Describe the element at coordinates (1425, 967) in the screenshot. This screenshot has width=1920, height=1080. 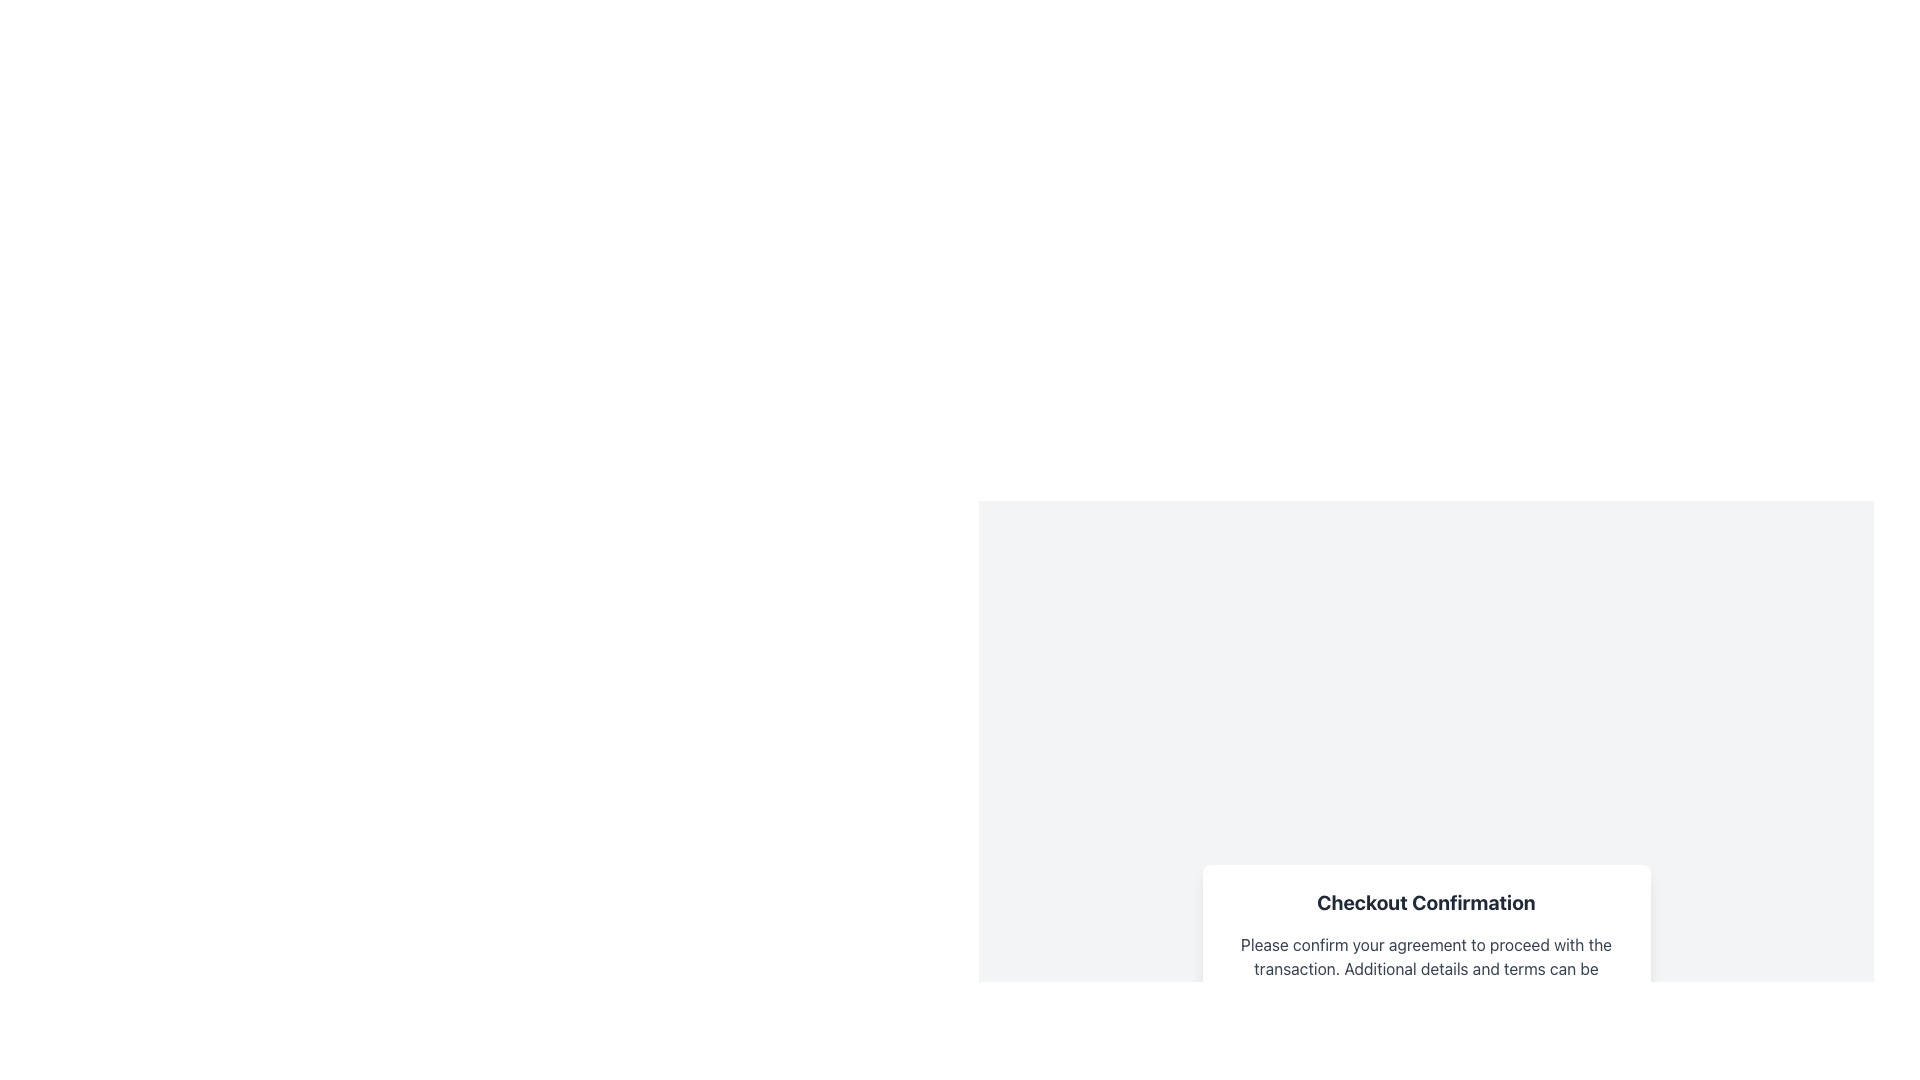
I see `the text element that reads 'Please confirm your agreement to proceed with the transaction.' which is located below the 'Checkout Confirmation' title` at that location.